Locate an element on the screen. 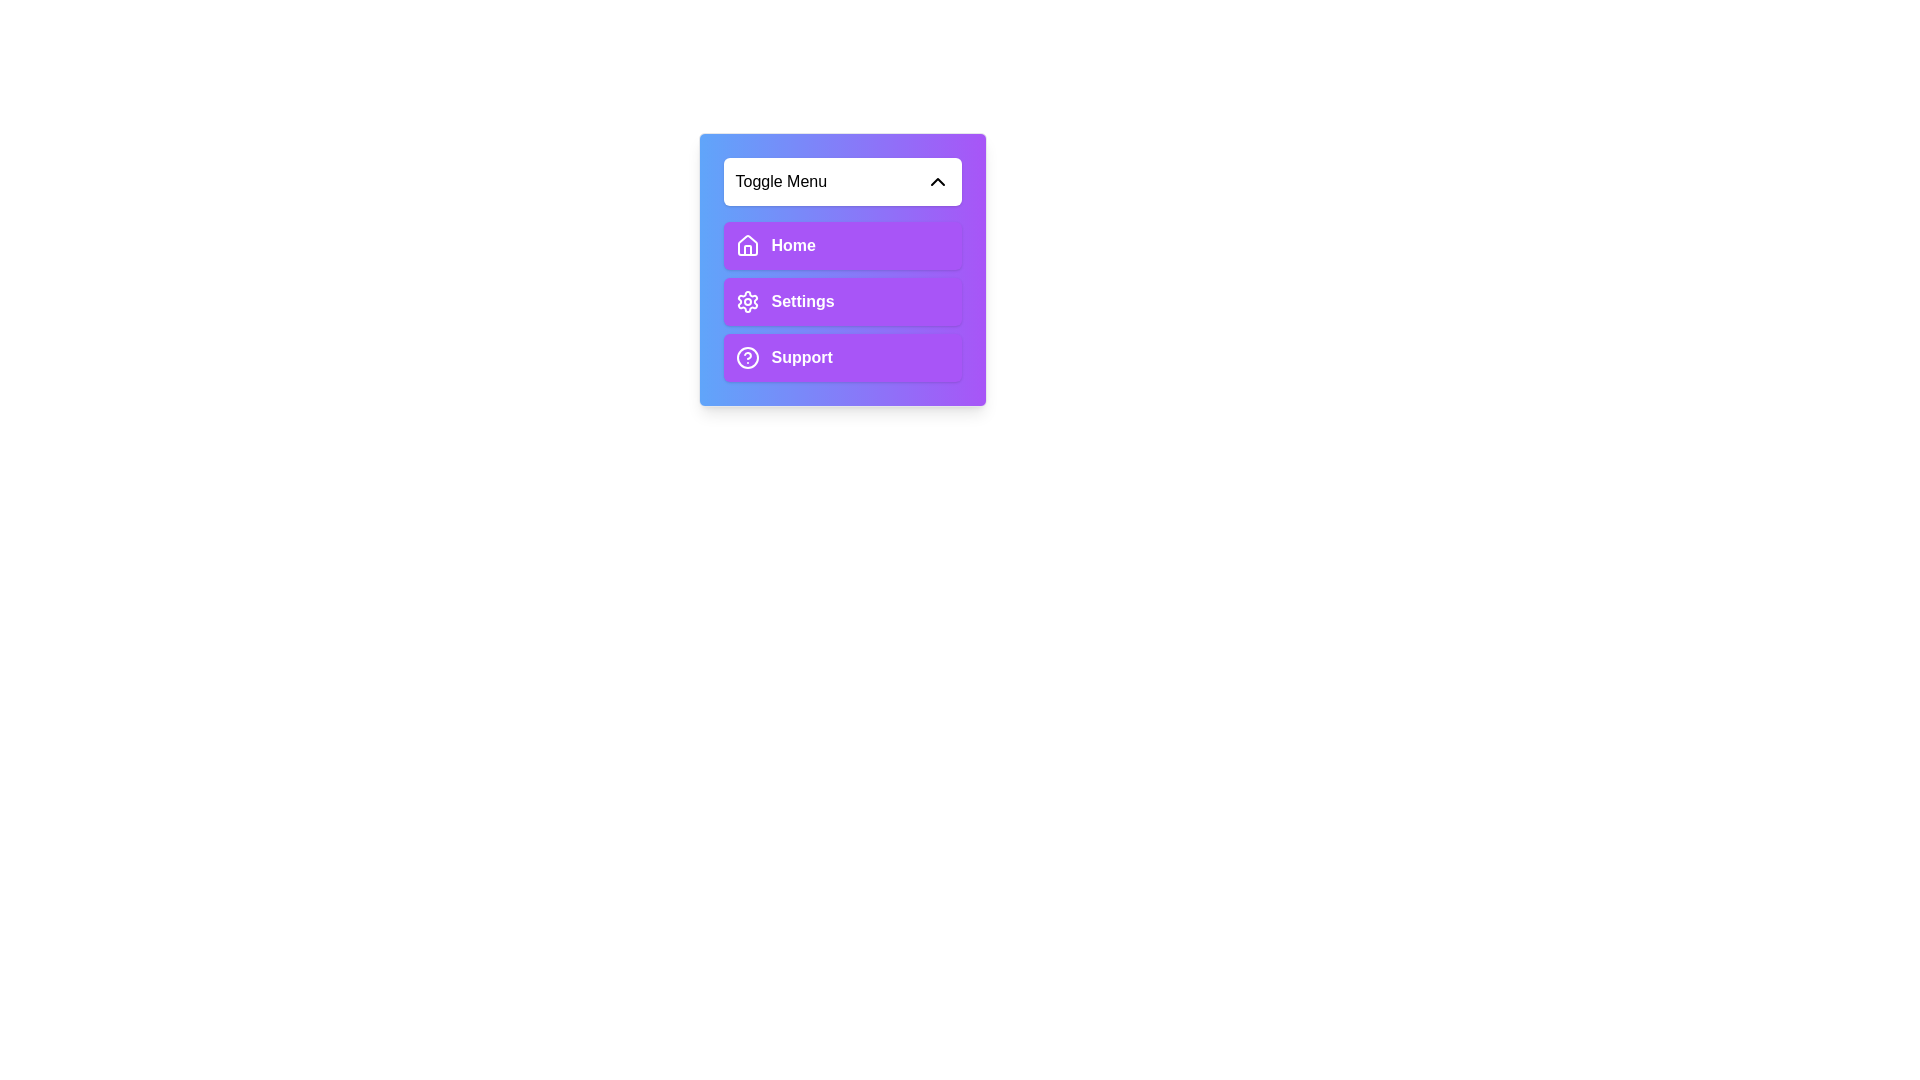 This screenshot has width=1920, height=1080. the icon located at the far right of the header section is located at coordinates (936, 181).